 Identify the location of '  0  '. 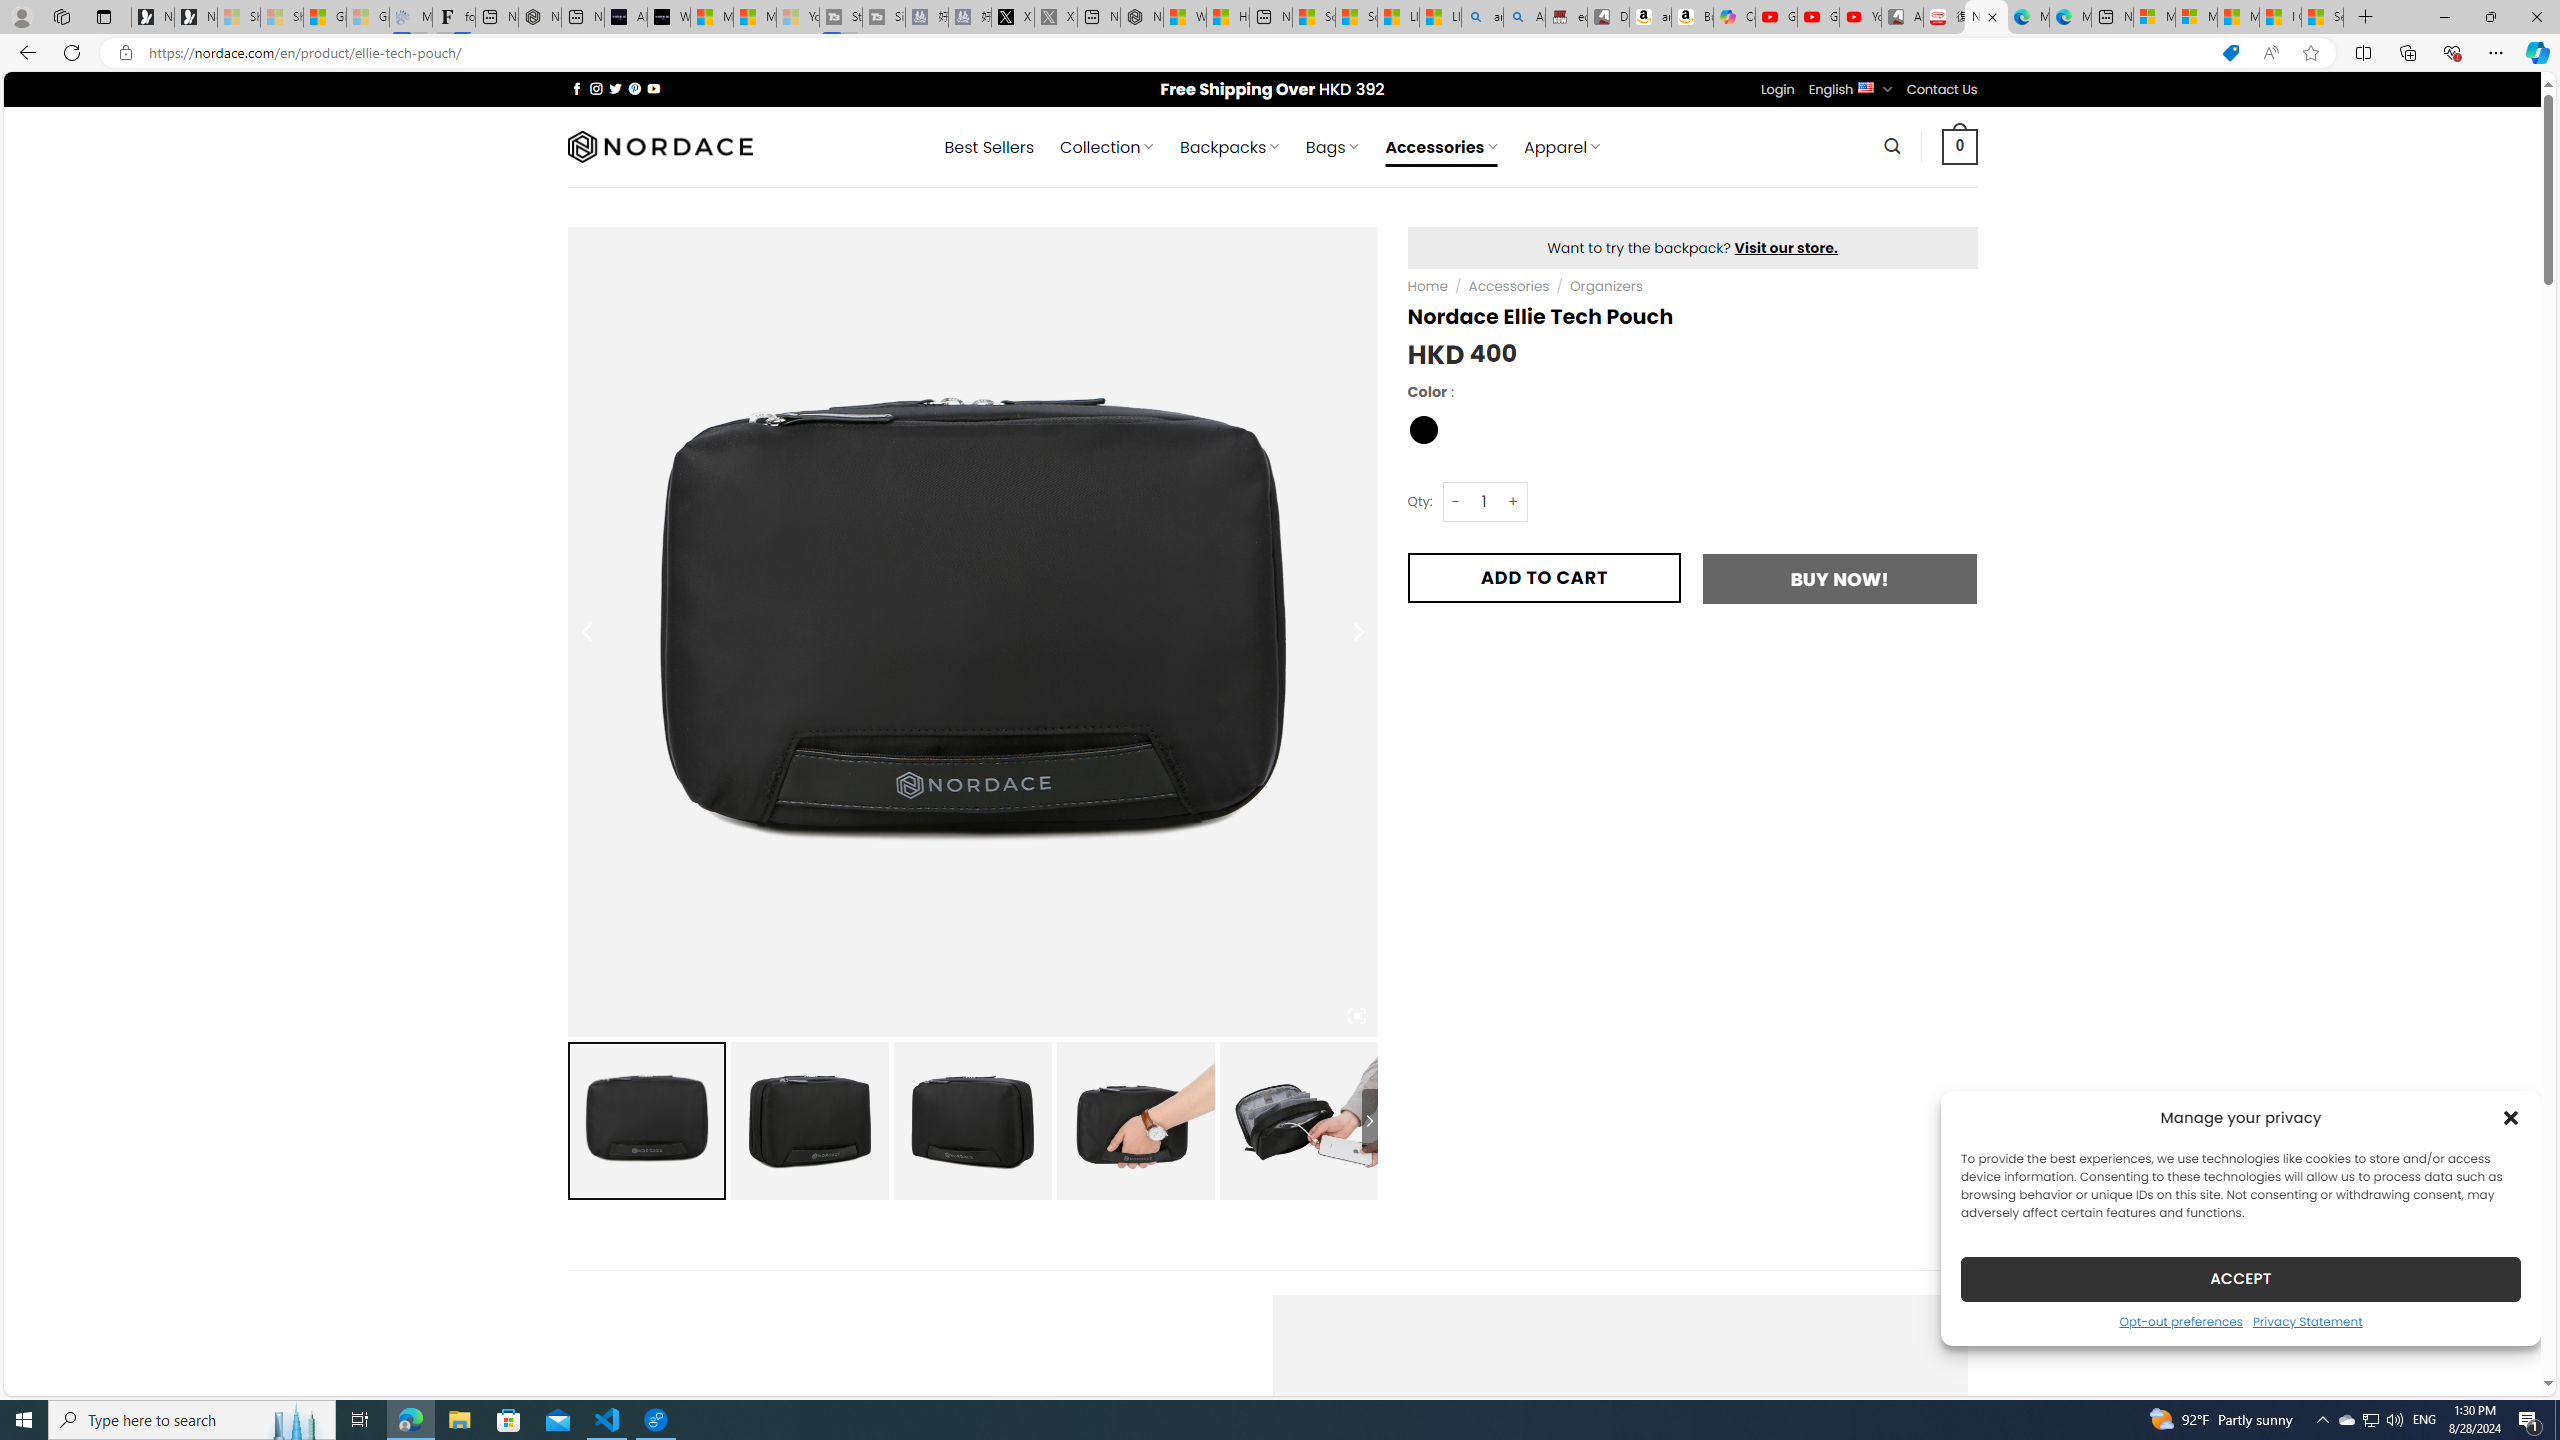
(1960, 145).